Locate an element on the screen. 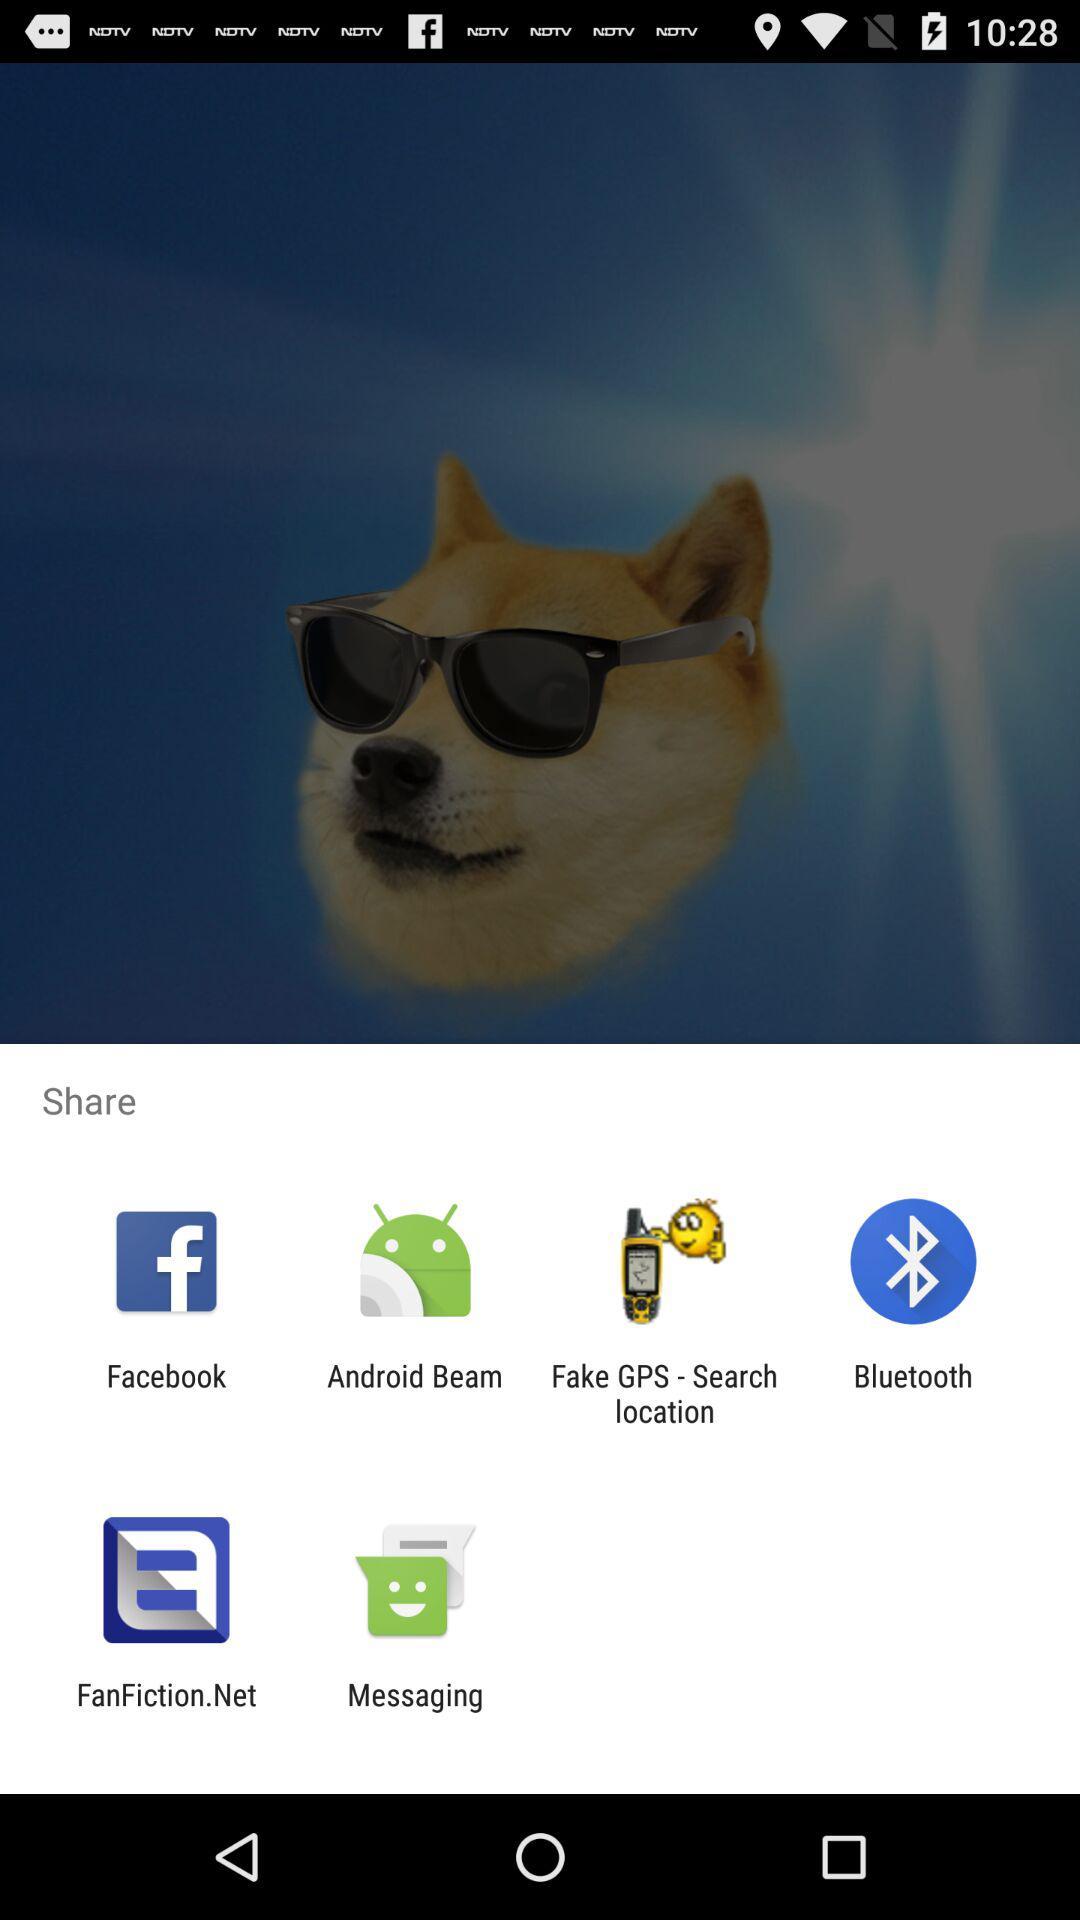 The image size is (1080, 1920). app next to messaging app is located at coordinates (165, 1711).